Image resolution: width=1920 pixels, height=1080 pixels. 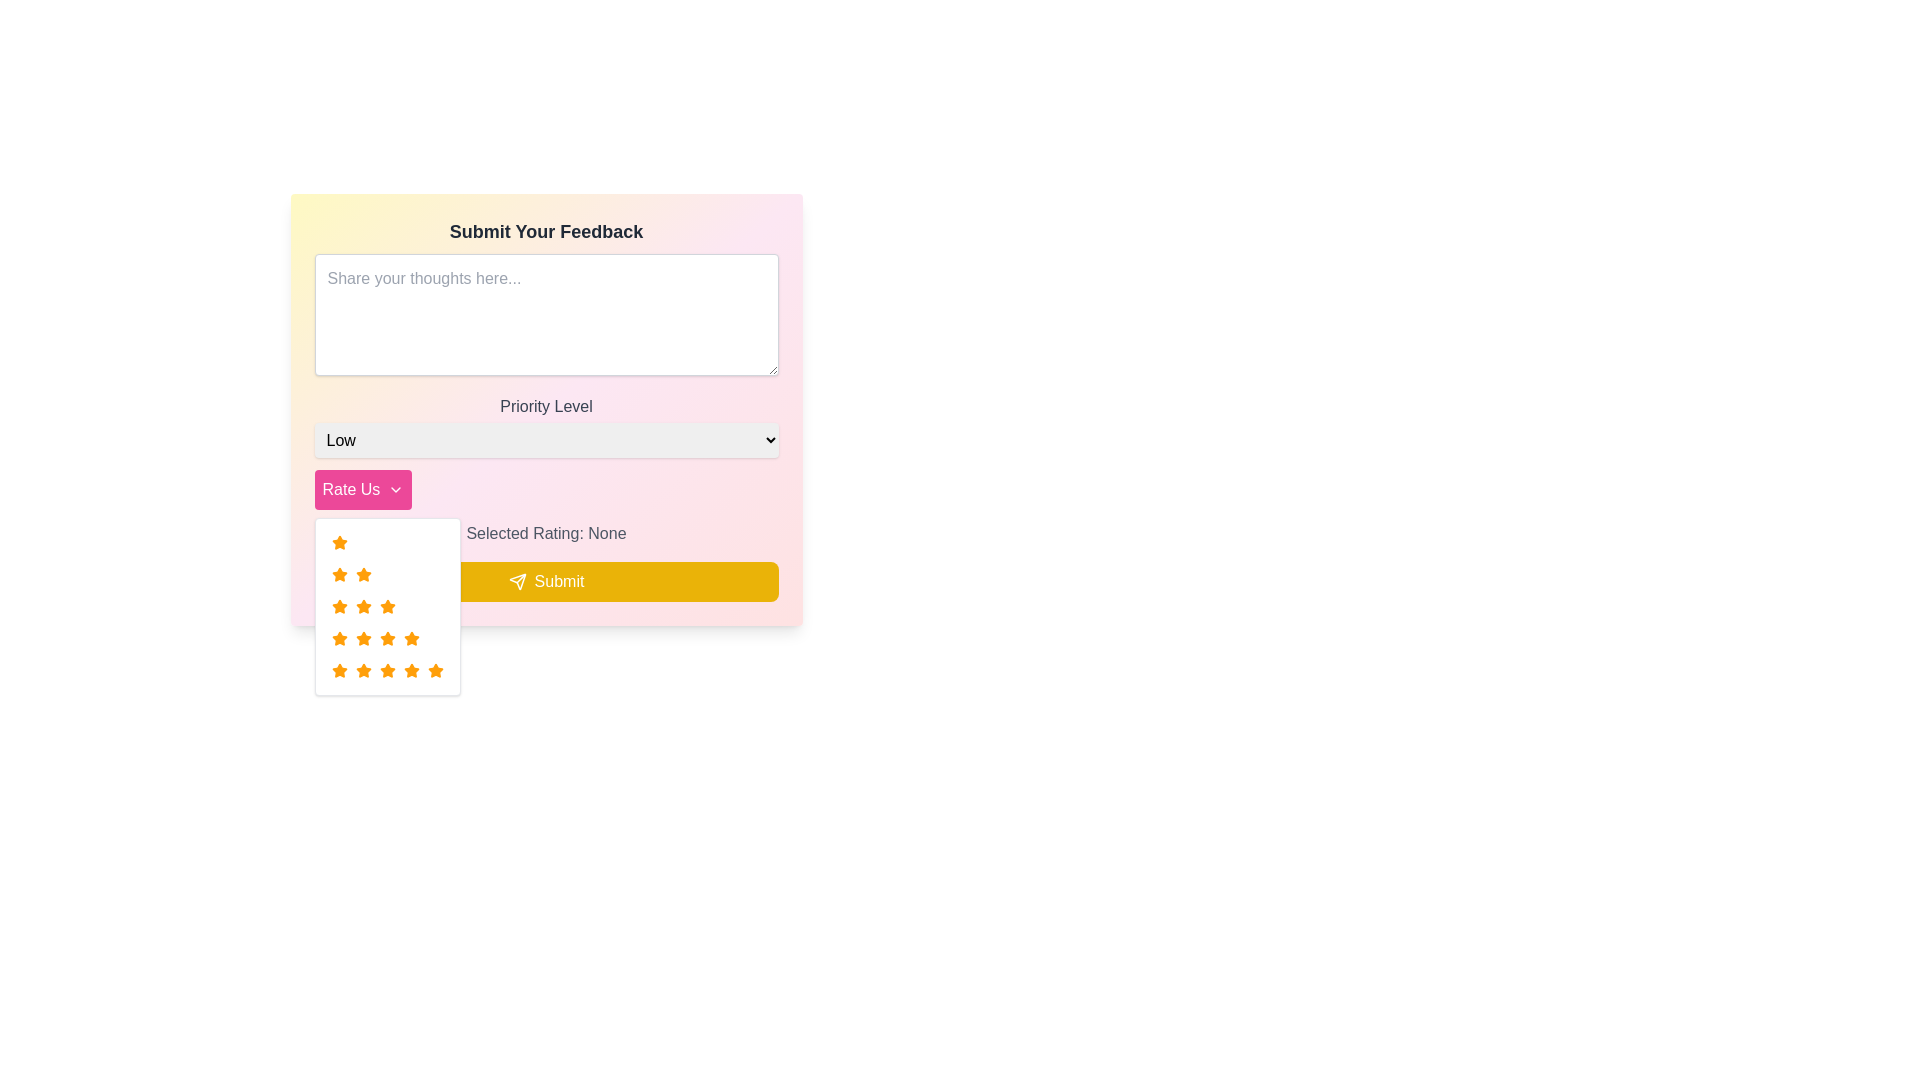 What do you see at coordinates (434, 671) in the screenshot?
I see `the last star icon in the rating grid located in the dropdown menu under the 'Rate Us' button` at bounding box center [434, 671].